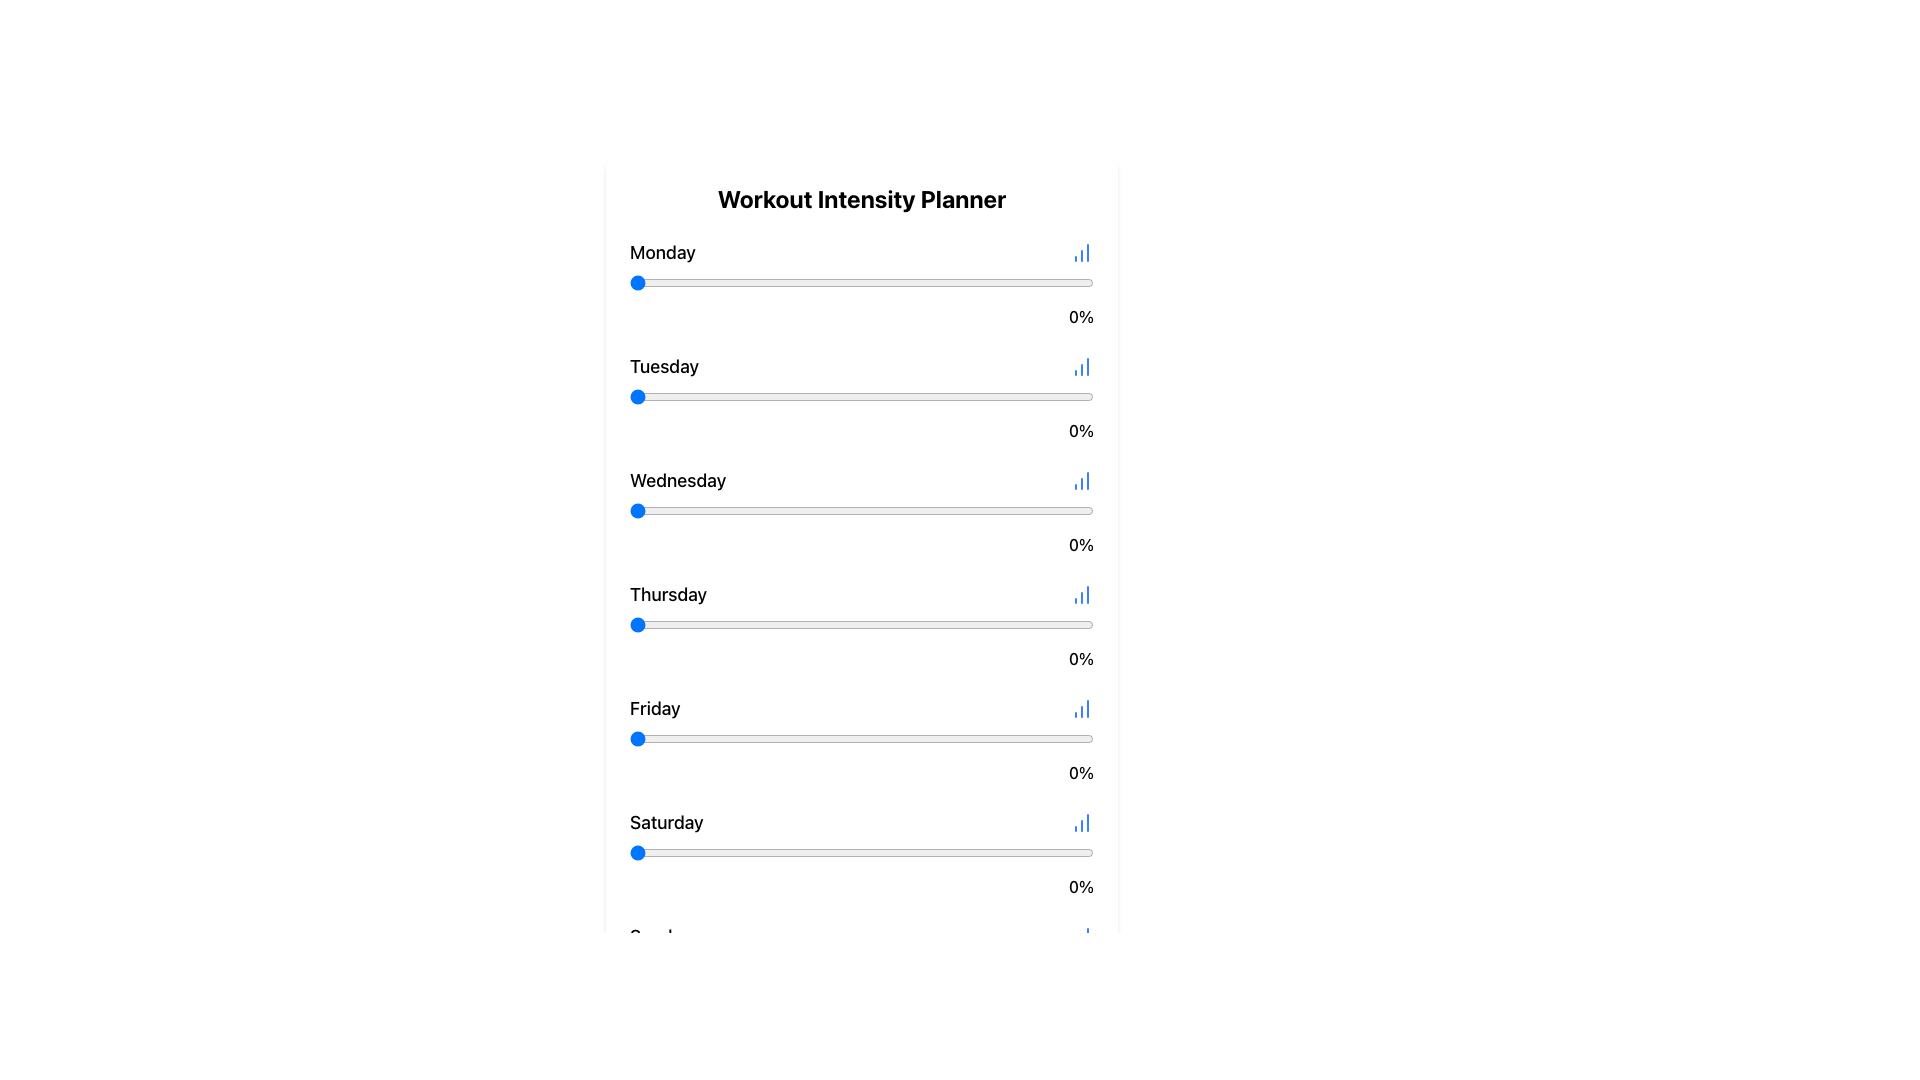 The image size is (1920, 1080). Describe the element at coordinates (655, 708) in the screenshot. I see `the static text label that serves as a header for the Friday row in the planner` at that location.